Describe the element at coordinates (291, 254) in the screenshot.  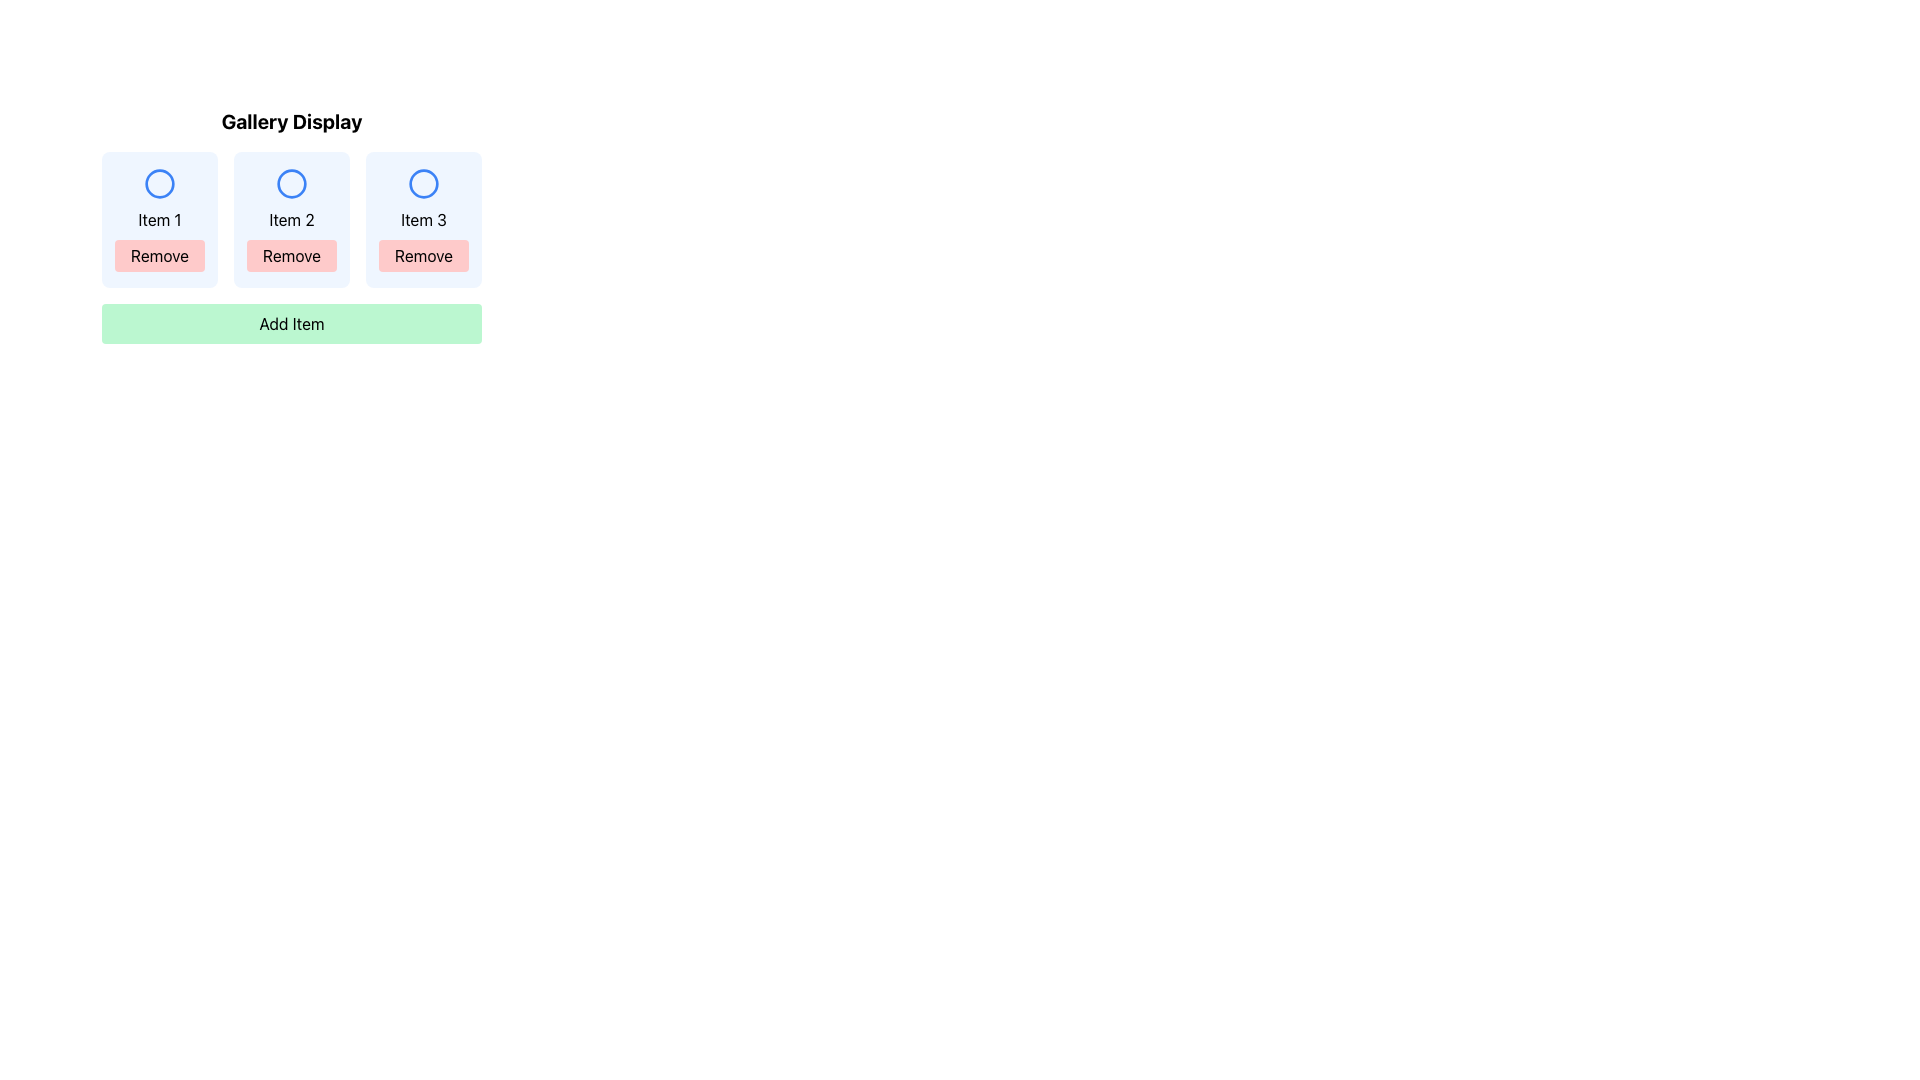
I see `the delete button located below 'Item 2' in the second column of the 'Gallery Display' to observe the hover effect` at that location.